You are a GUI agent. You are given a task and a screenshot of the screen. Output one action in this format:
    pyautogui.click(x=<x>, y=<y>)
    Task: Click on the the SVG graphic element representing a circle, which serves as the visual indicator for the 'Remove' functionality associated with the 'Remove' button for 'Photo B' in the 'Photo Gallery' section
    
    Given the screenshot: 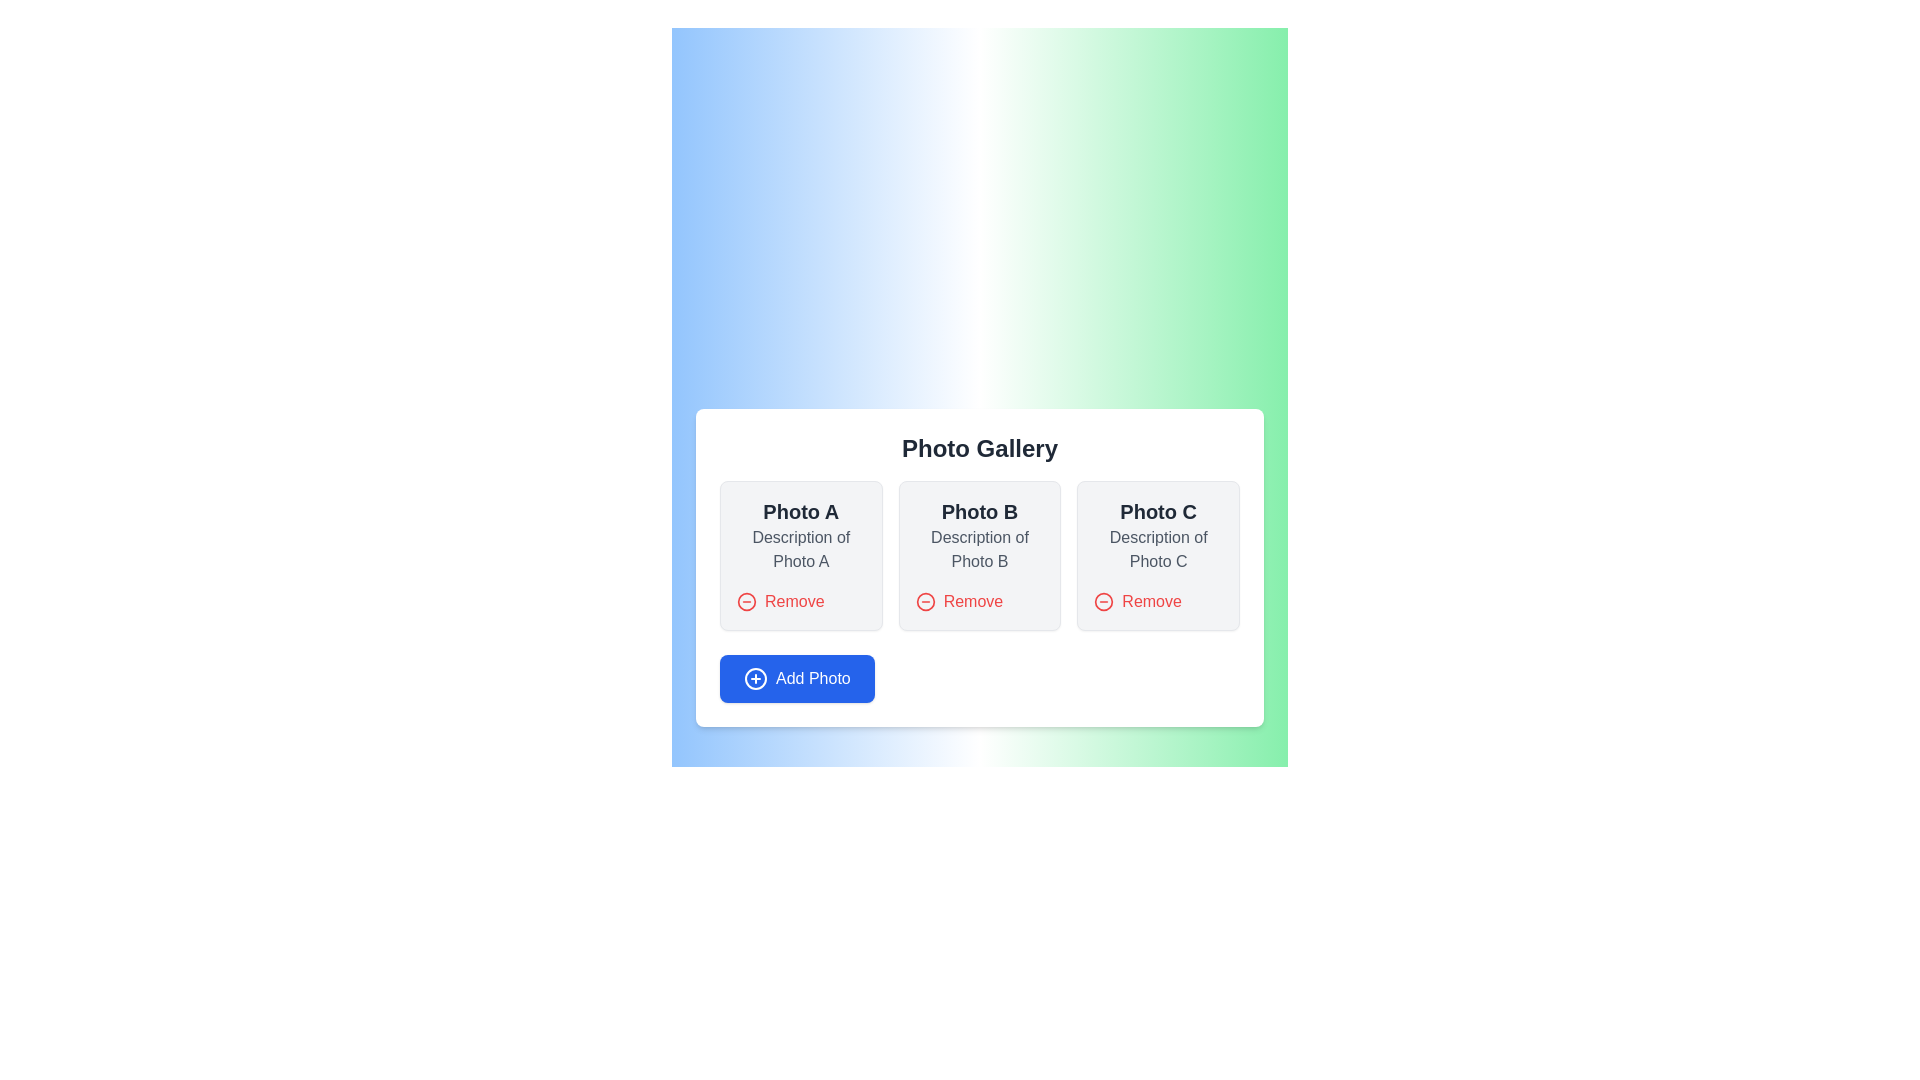 What is the action you would take?
    pyautogui.click(x=924, y=600)
    